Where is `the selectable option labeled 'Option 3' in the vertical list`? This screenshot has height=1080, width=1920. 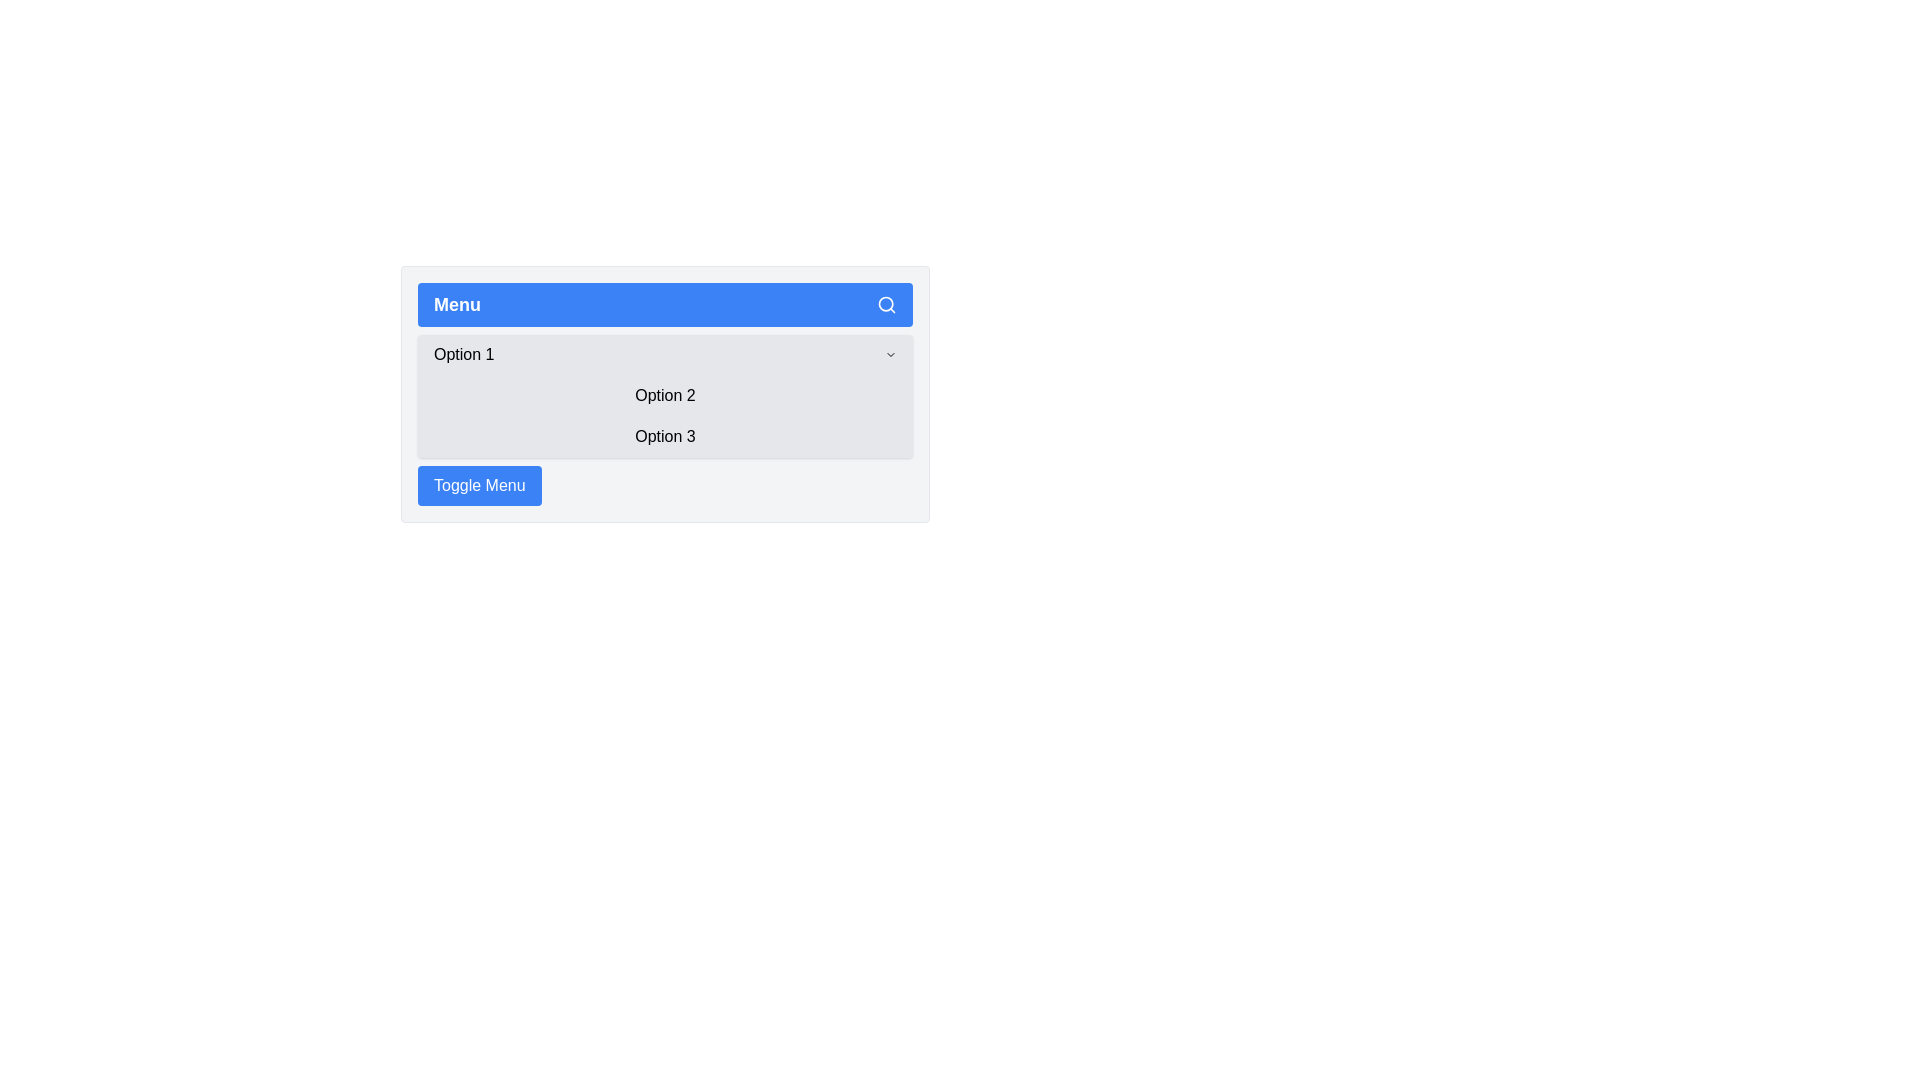 the selectable option labeled 'Option 3' in the vertical list is located at coordinates (665, 436).